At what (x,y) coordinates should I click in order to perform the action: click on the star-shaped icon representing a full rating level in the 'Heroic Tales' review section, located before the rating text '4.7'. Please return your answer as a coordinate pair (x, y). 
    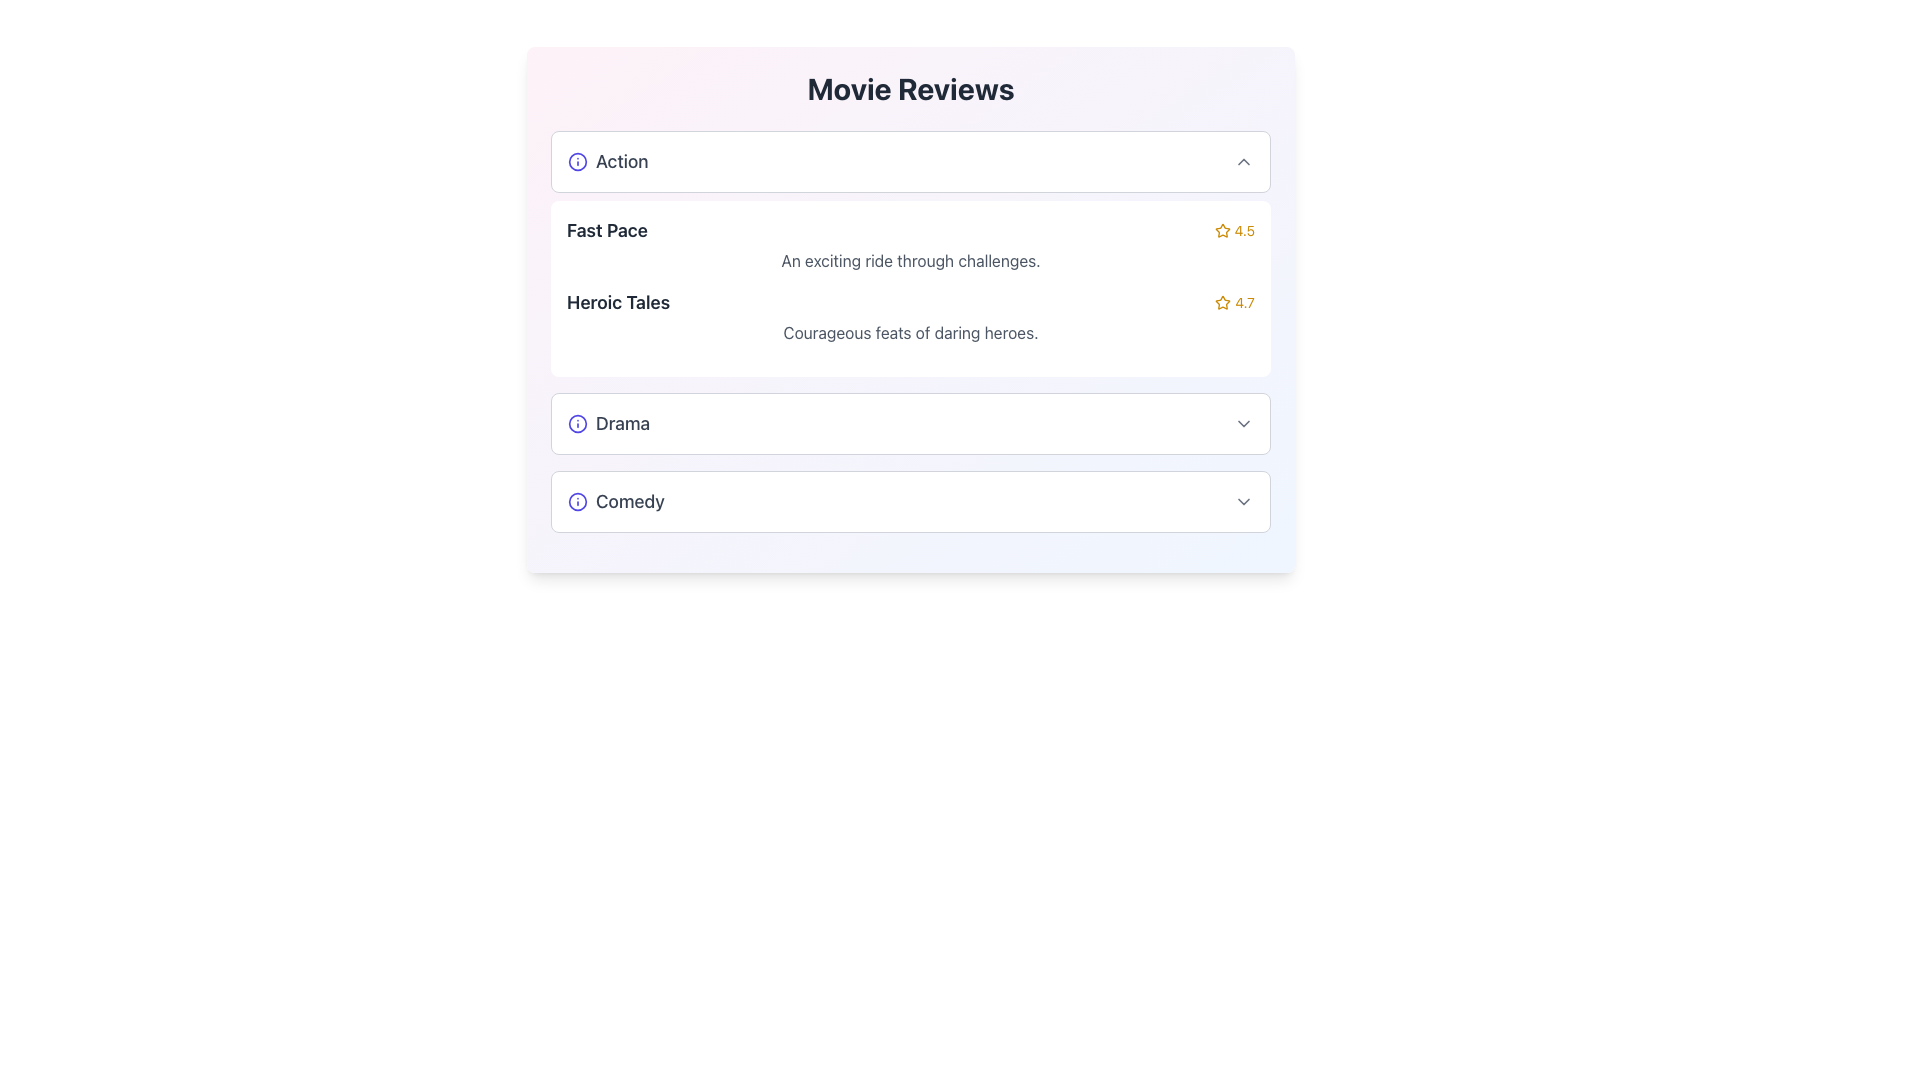
    Looking at the image, I should click on (1222, 303).